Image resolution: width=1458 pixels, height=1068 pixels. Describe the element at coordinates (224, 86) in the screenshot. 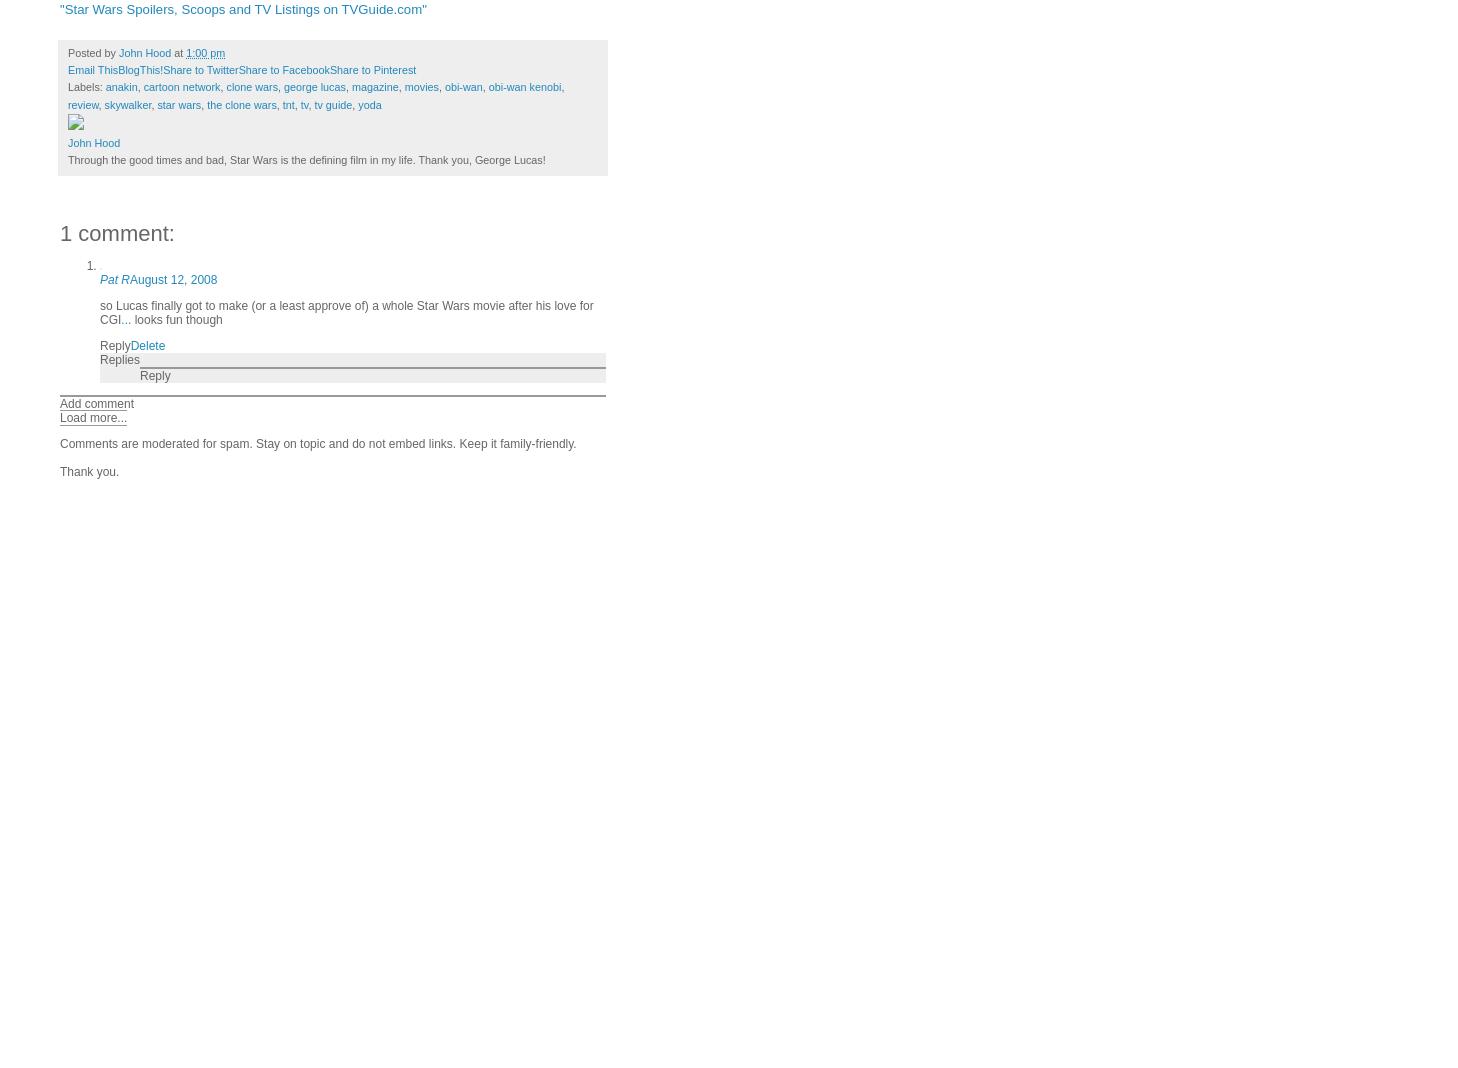

I see `'clone wars'` at that location.